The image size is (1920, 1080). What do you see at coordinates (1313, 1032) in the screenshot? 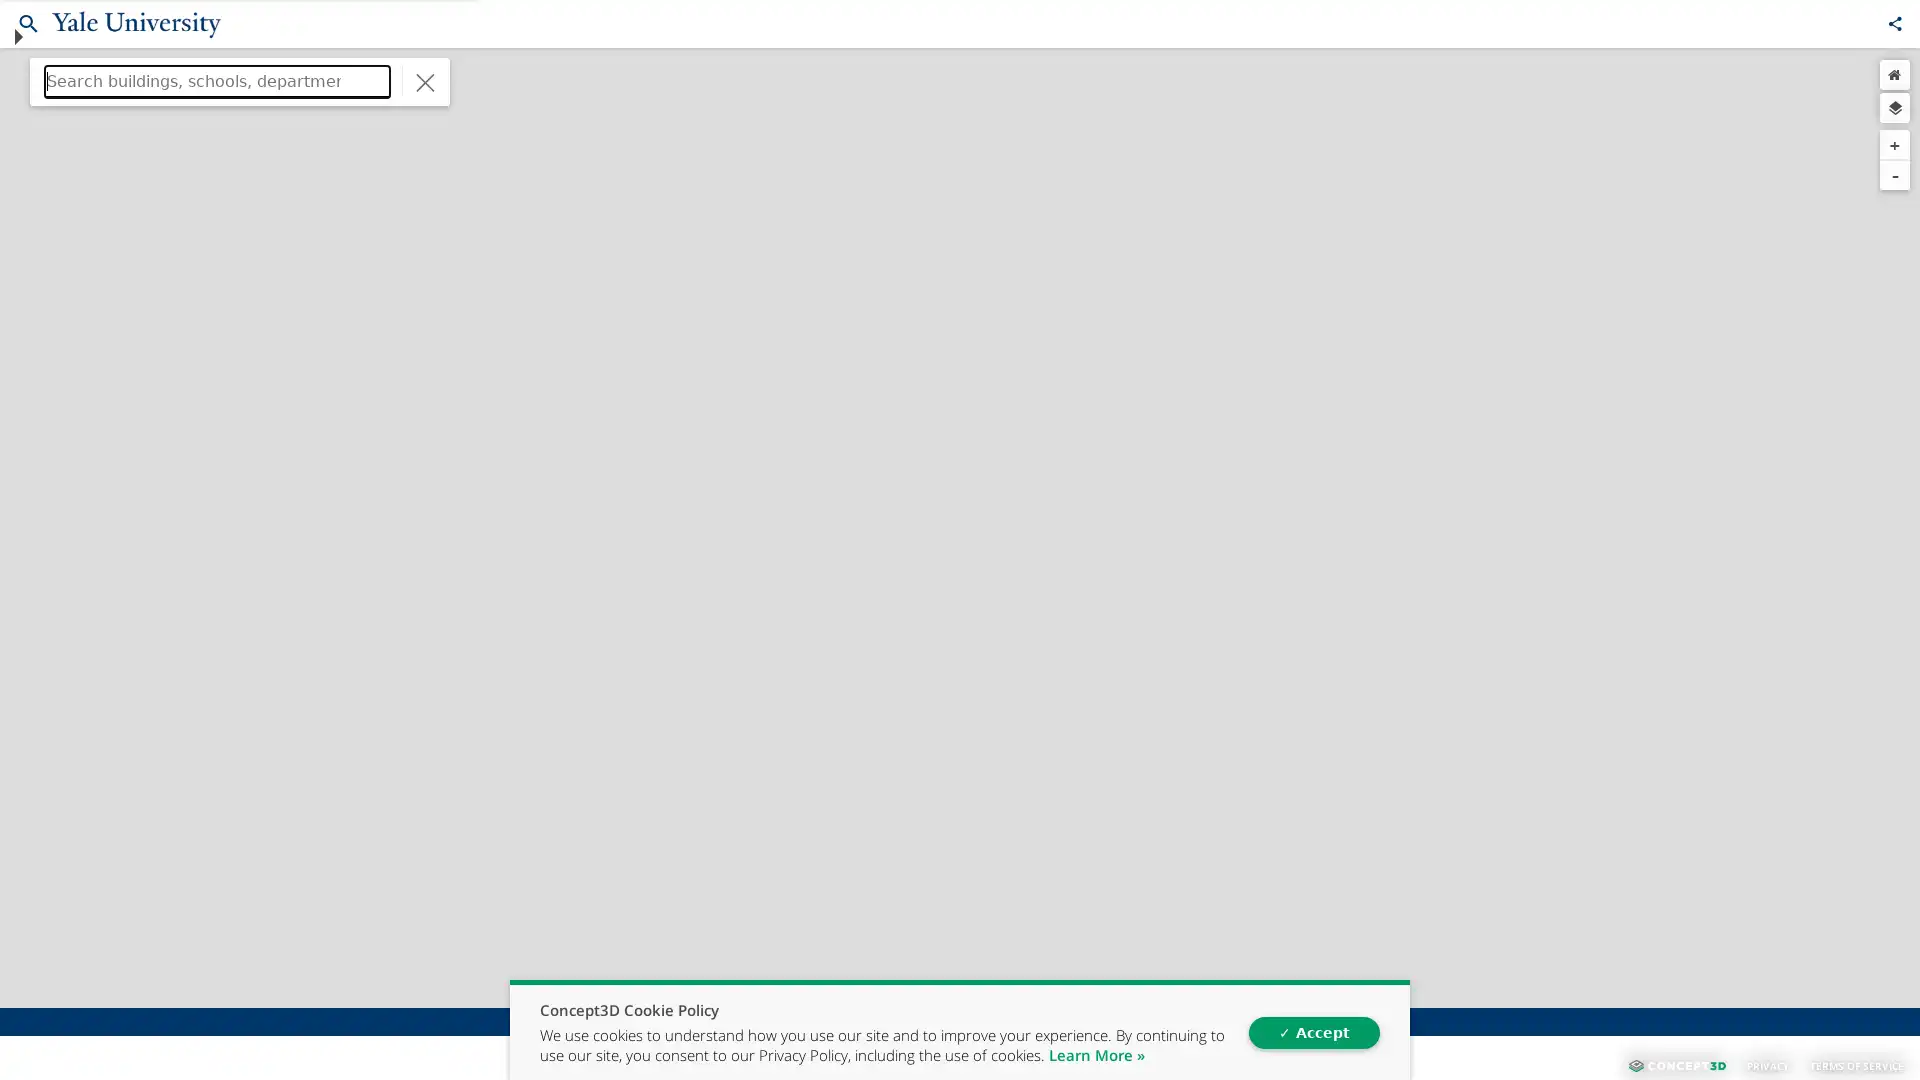
I see `Accept Use of Cookies` at bounding box center [1313, 1032].